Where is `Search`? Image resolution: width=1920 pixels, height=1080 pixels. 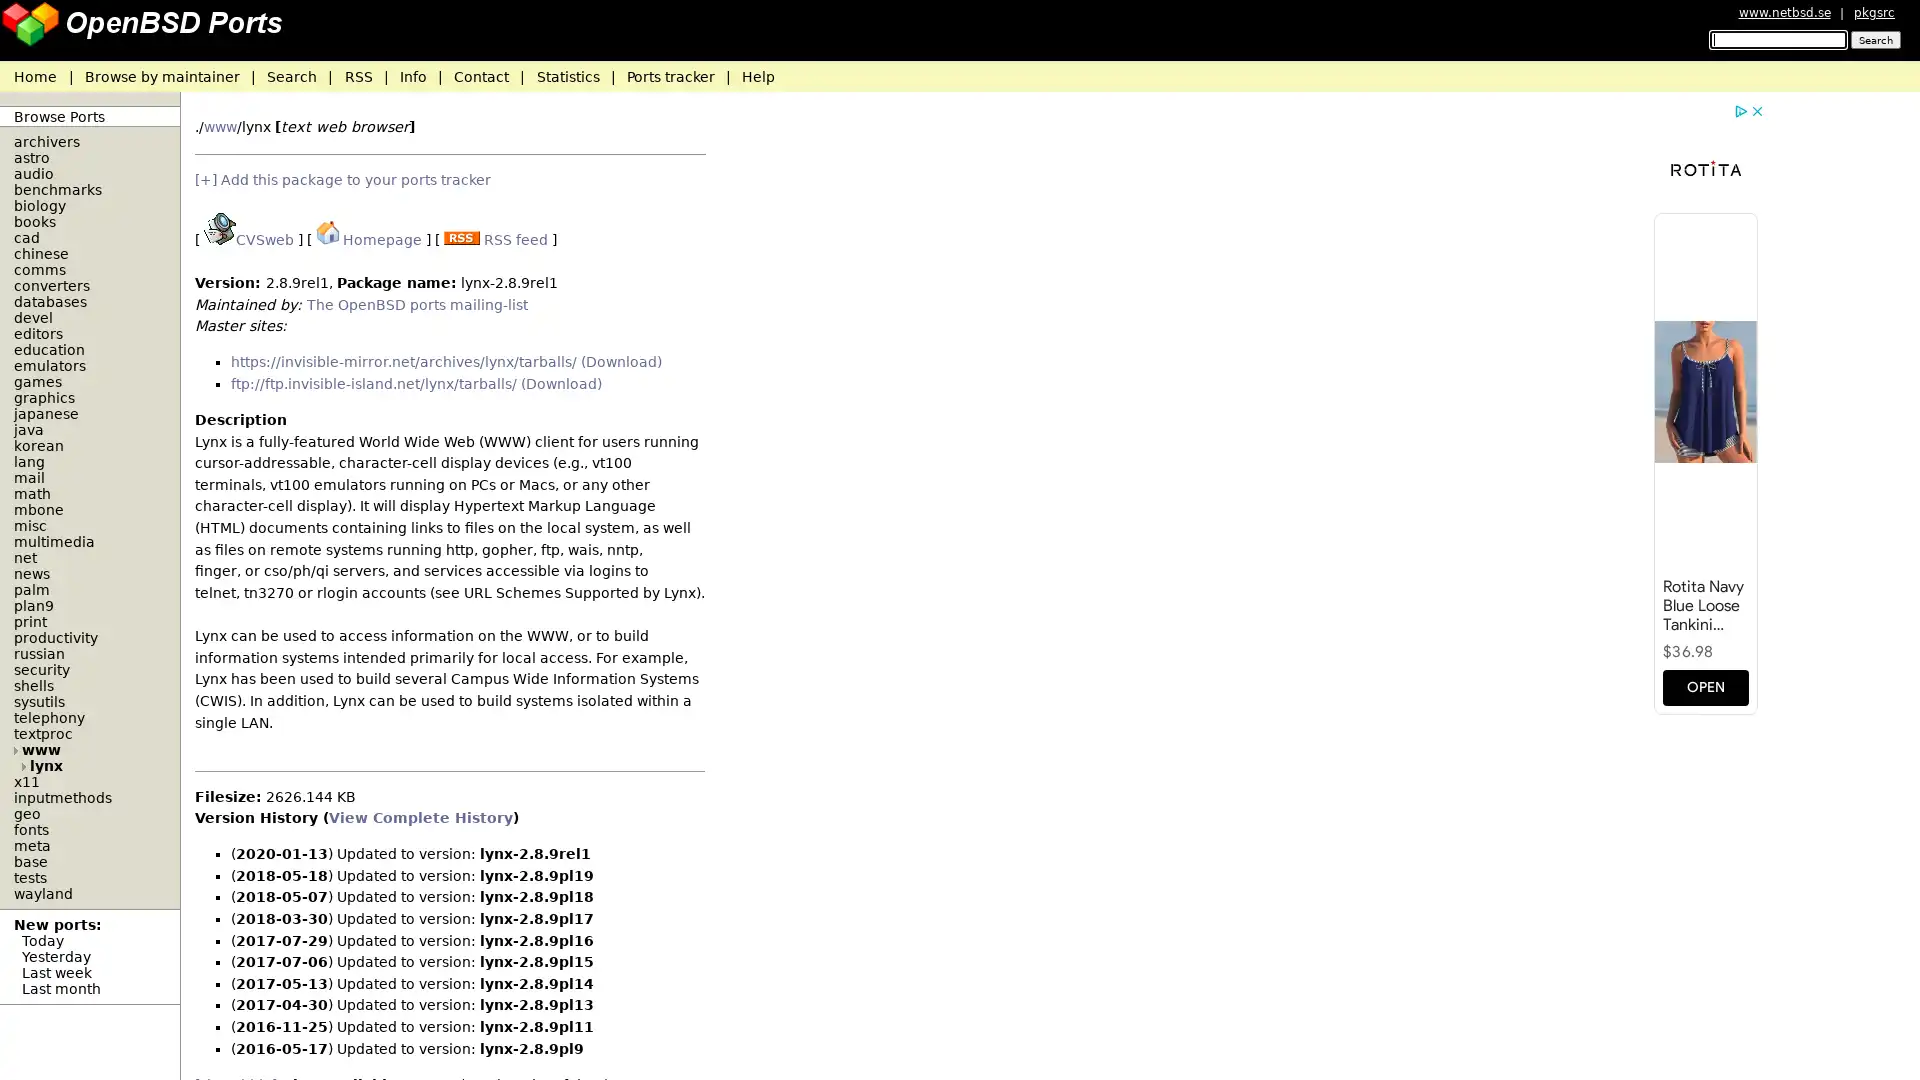
Search is located at coordinates (1874, 39).